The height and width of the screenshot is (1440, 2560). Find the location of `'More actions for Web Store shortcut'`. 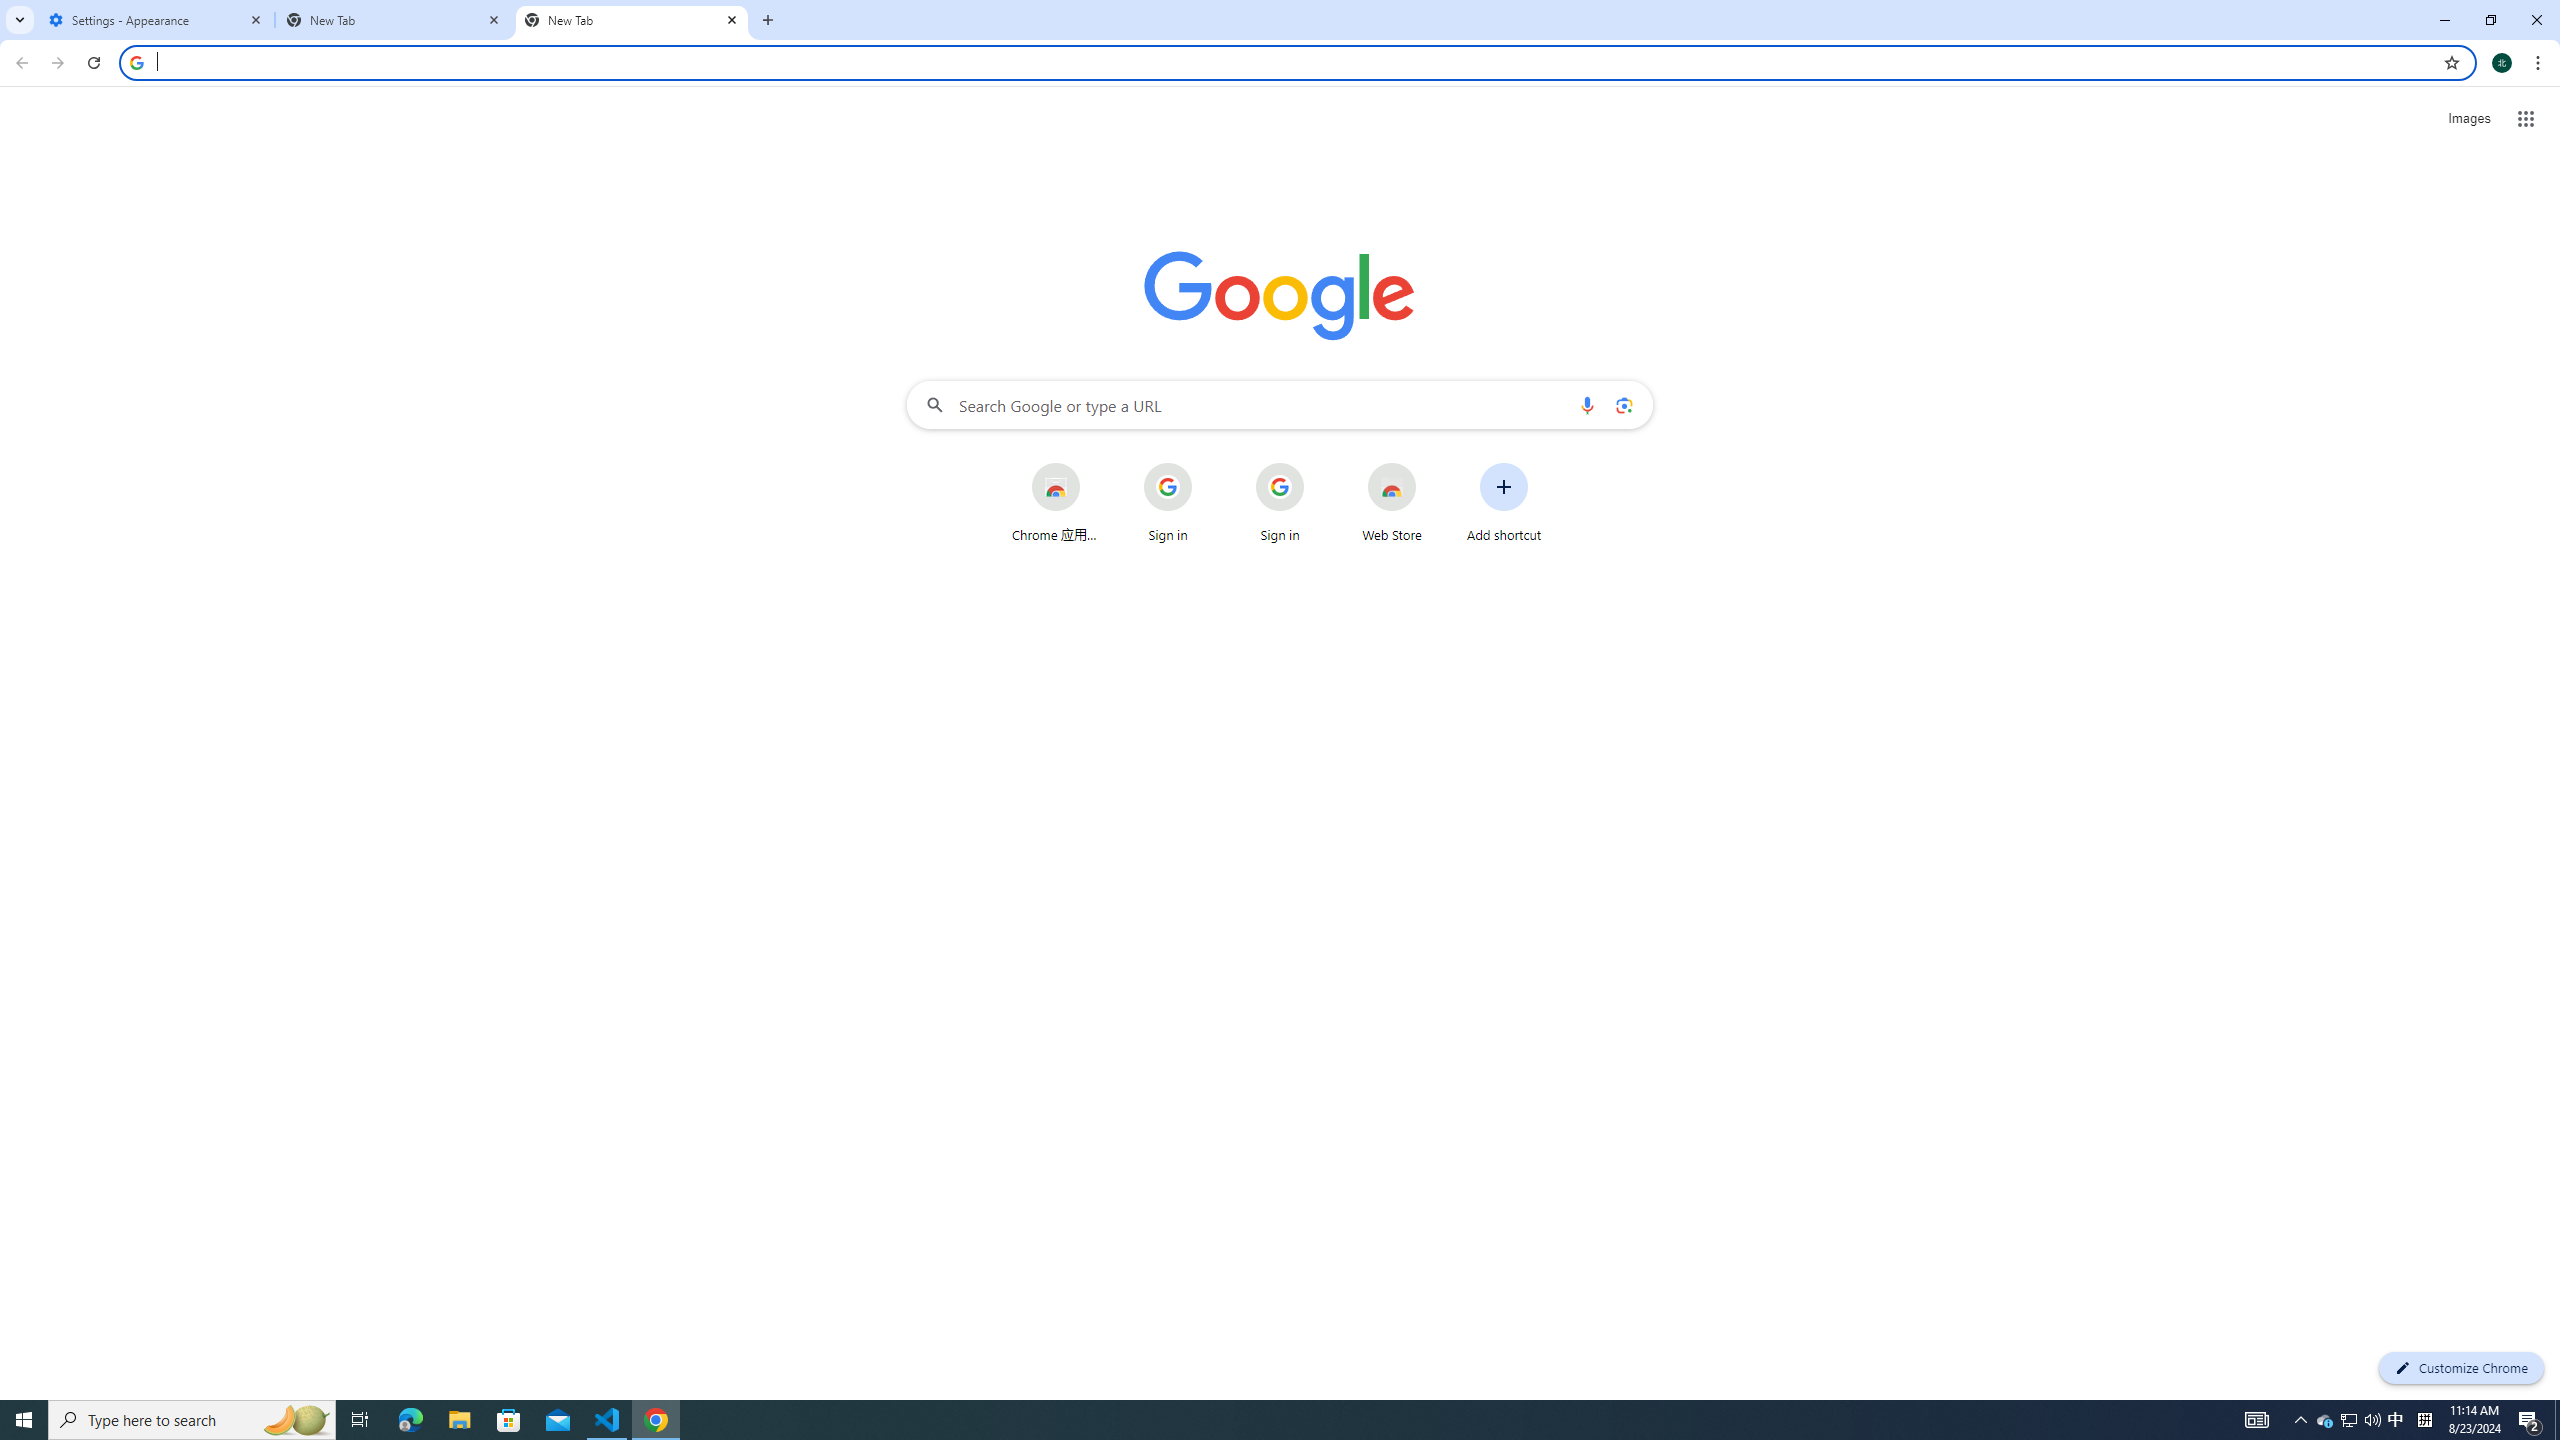

'More actions for Web Store shortcut' is located at coordinates (1431, 464).